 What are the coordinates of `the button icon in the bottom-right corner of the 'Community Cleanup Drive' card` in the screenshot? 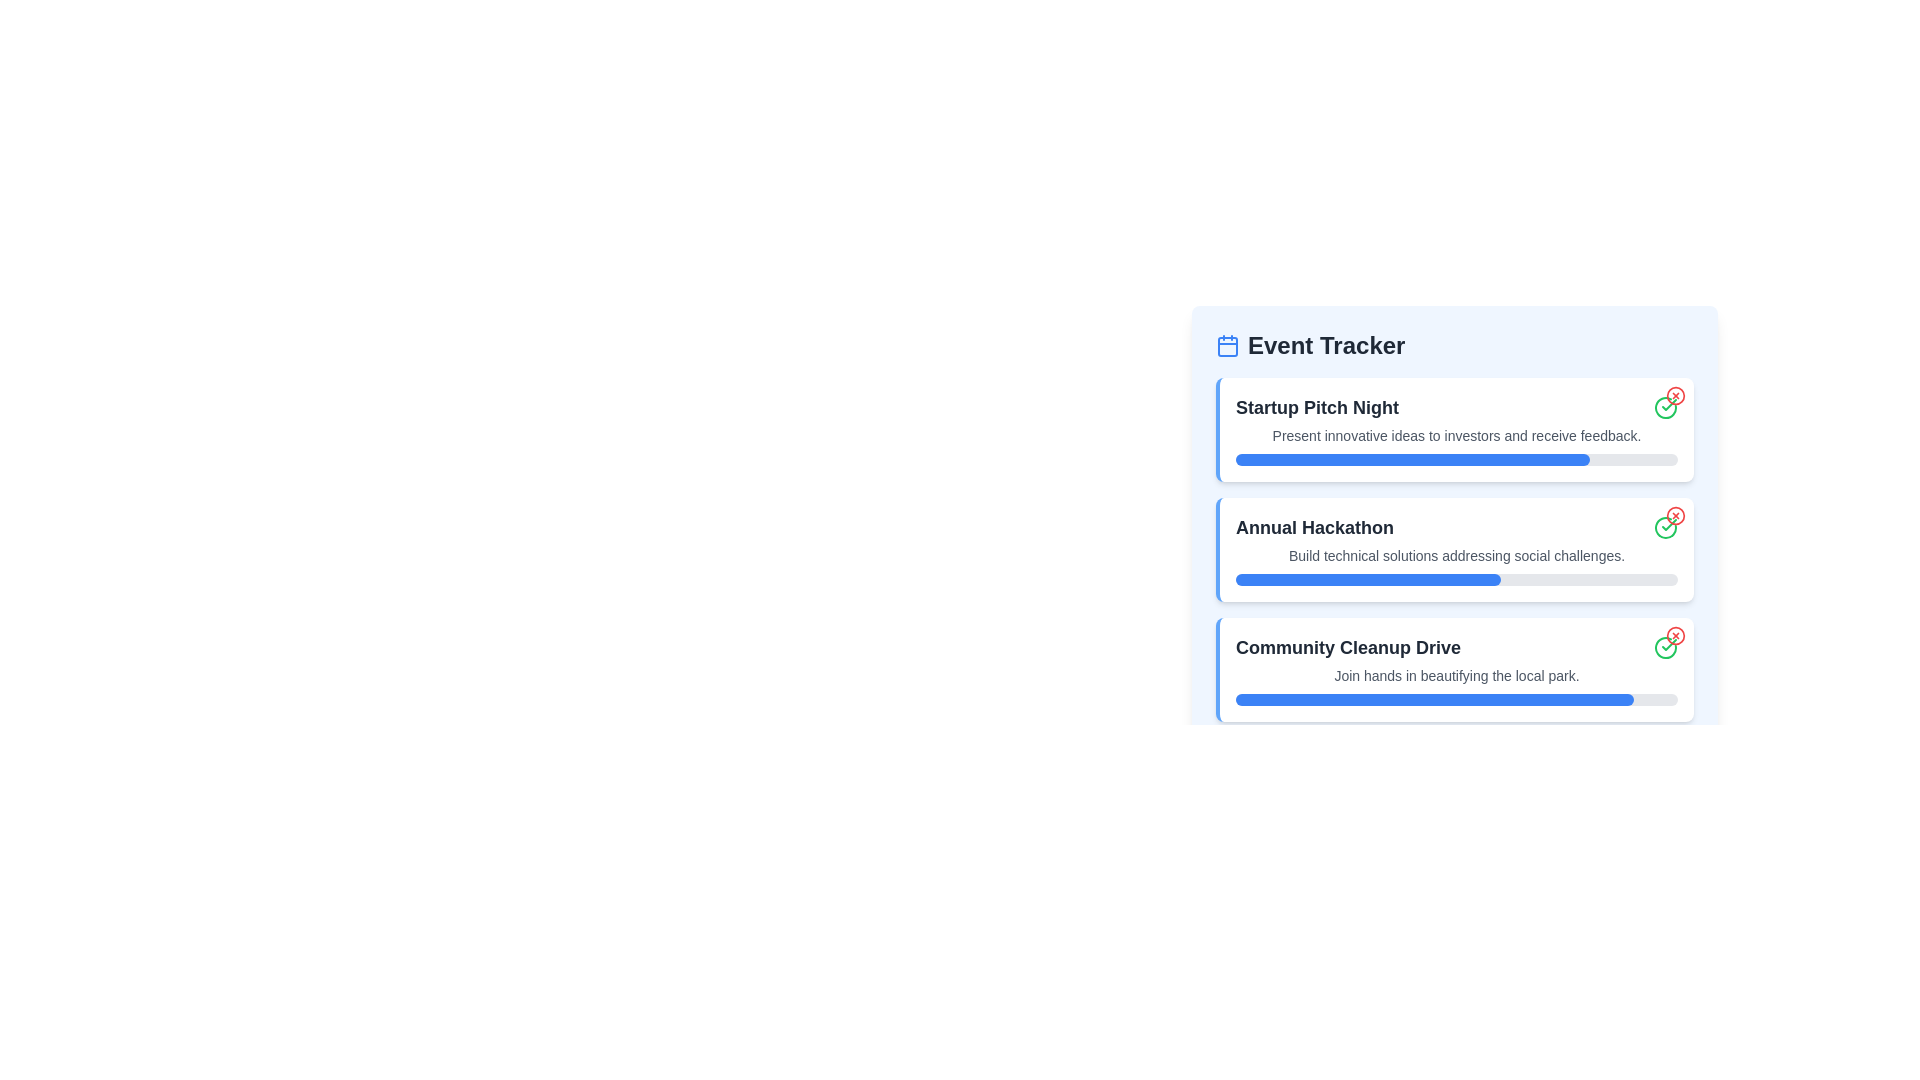 It's located at (1665, 648).